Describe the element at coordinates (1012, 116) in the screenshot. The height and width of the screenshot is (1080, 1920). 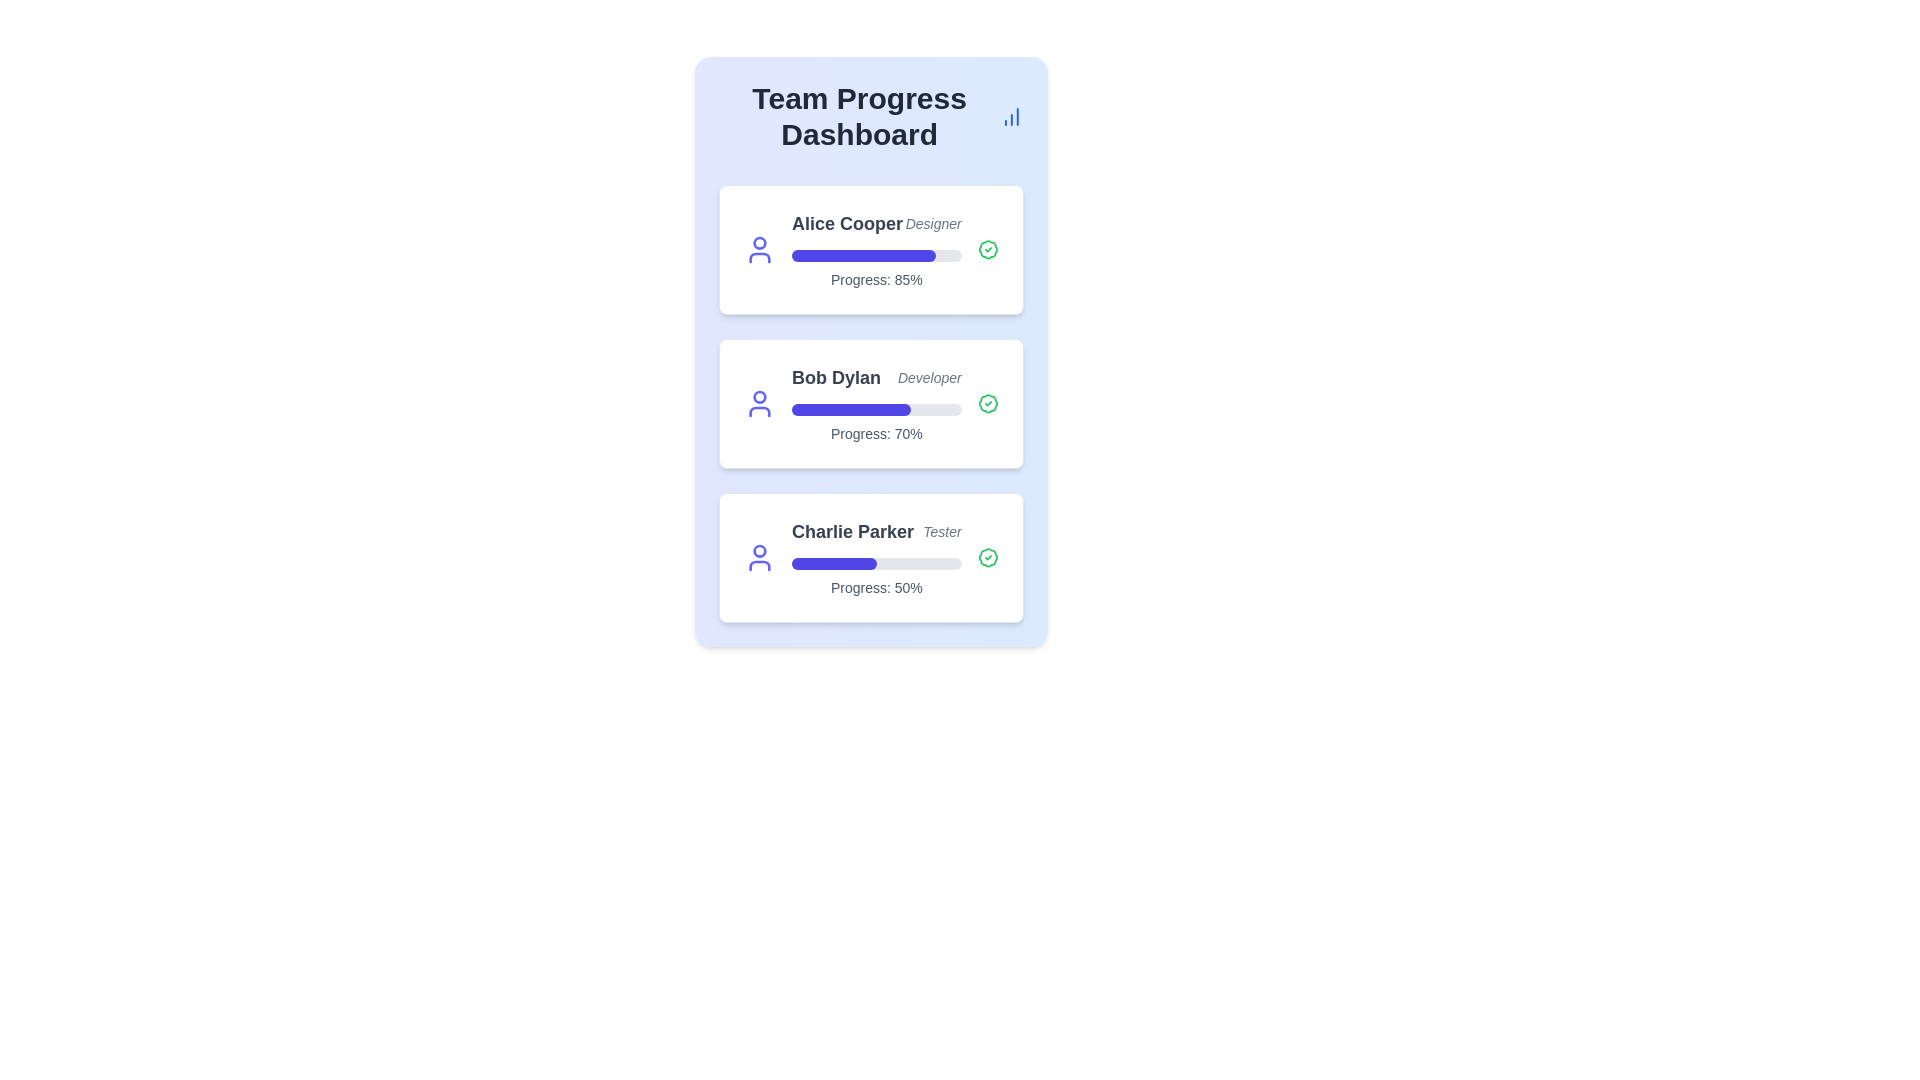
I see `the column chart icon located to the right of the 'Team Progress Dashboard' header` at that location.